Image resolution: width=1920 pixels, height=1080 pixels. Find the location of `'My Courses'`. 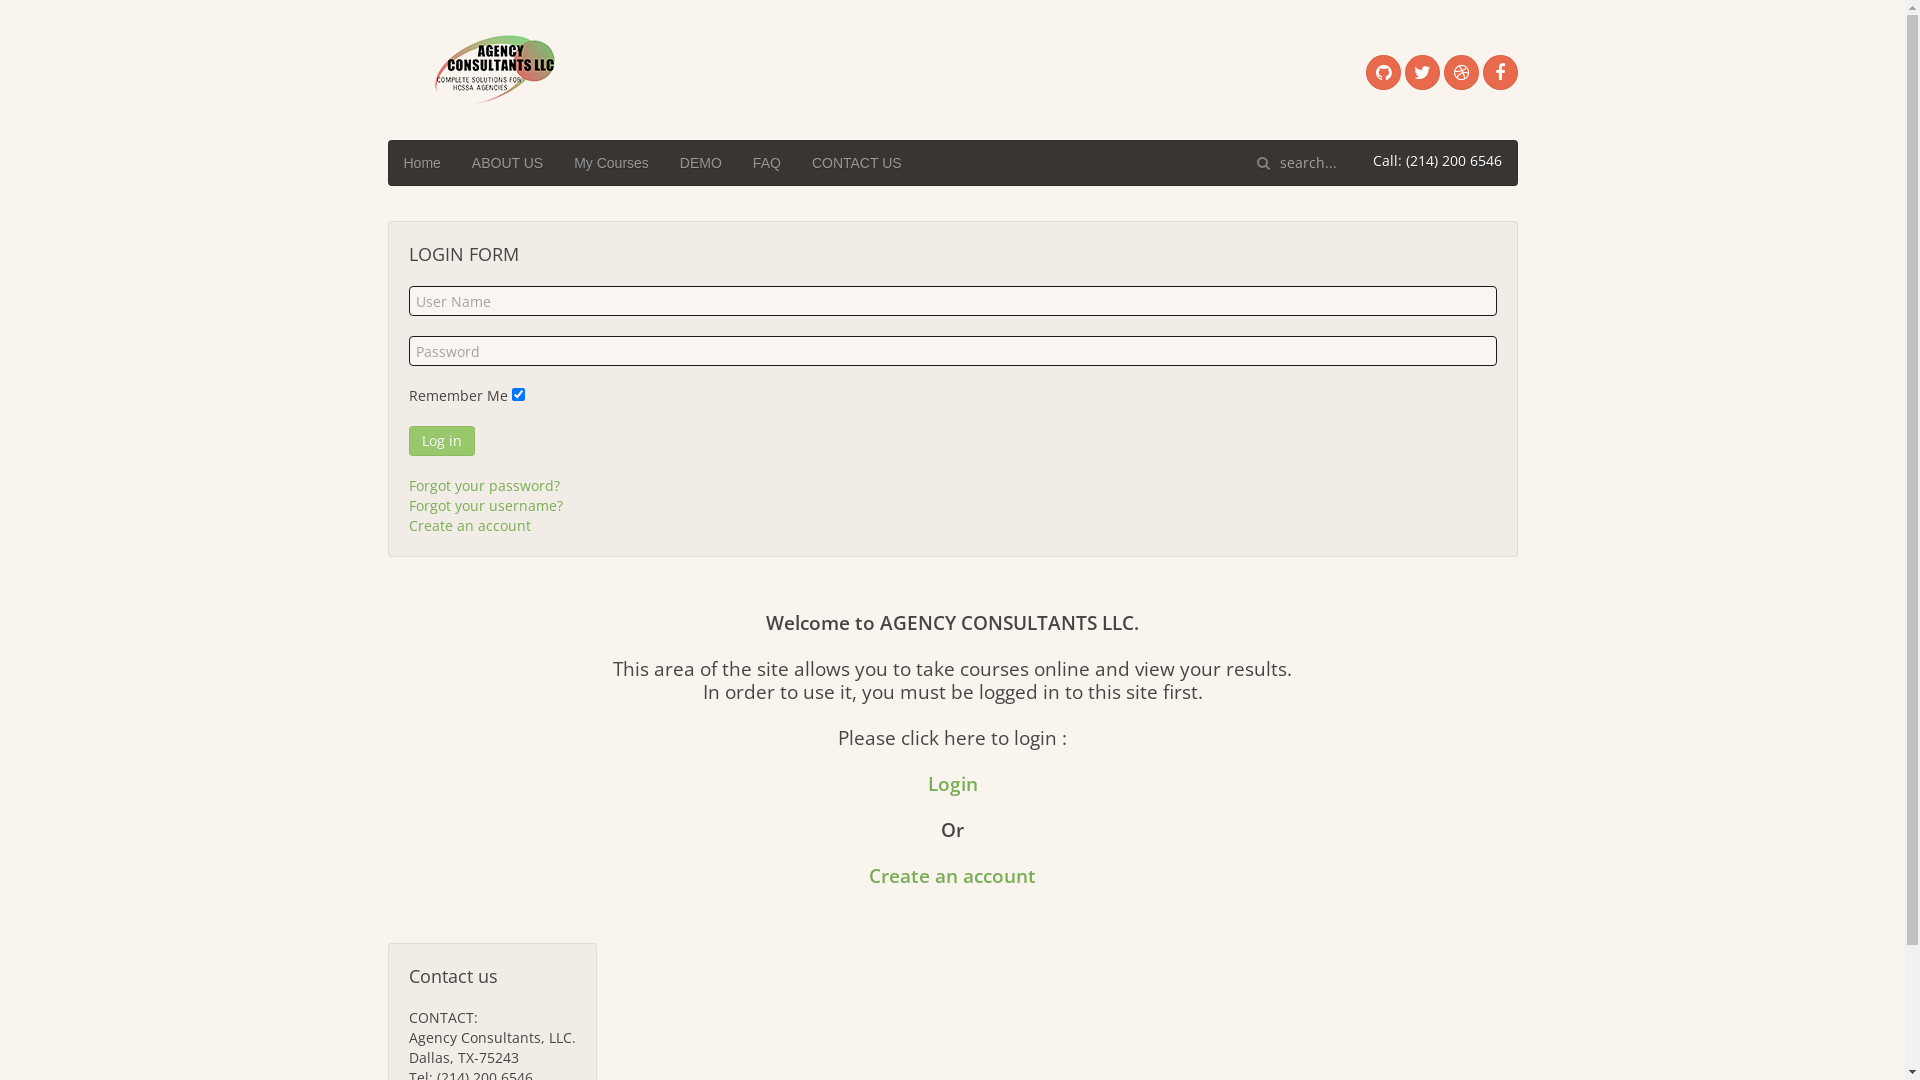

'My Courses' is located at coordinates (610, 161).